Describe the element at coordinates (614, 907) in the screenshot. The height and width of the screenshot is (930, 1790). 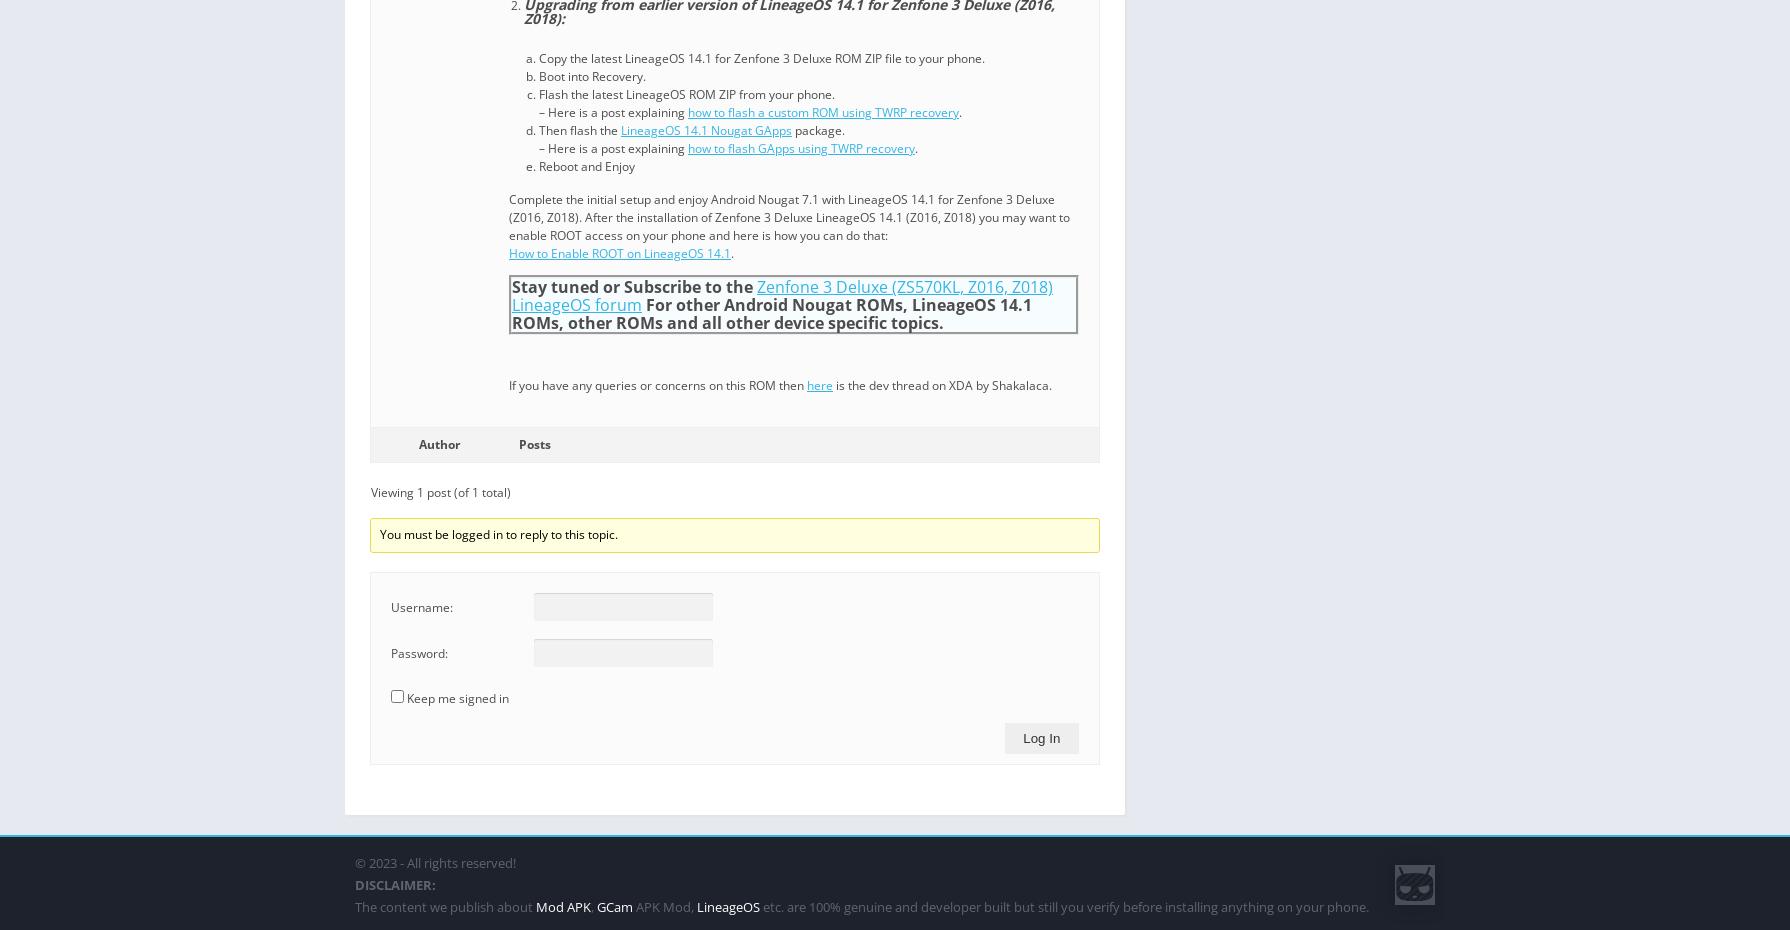
I see `'GCam'` at that location.